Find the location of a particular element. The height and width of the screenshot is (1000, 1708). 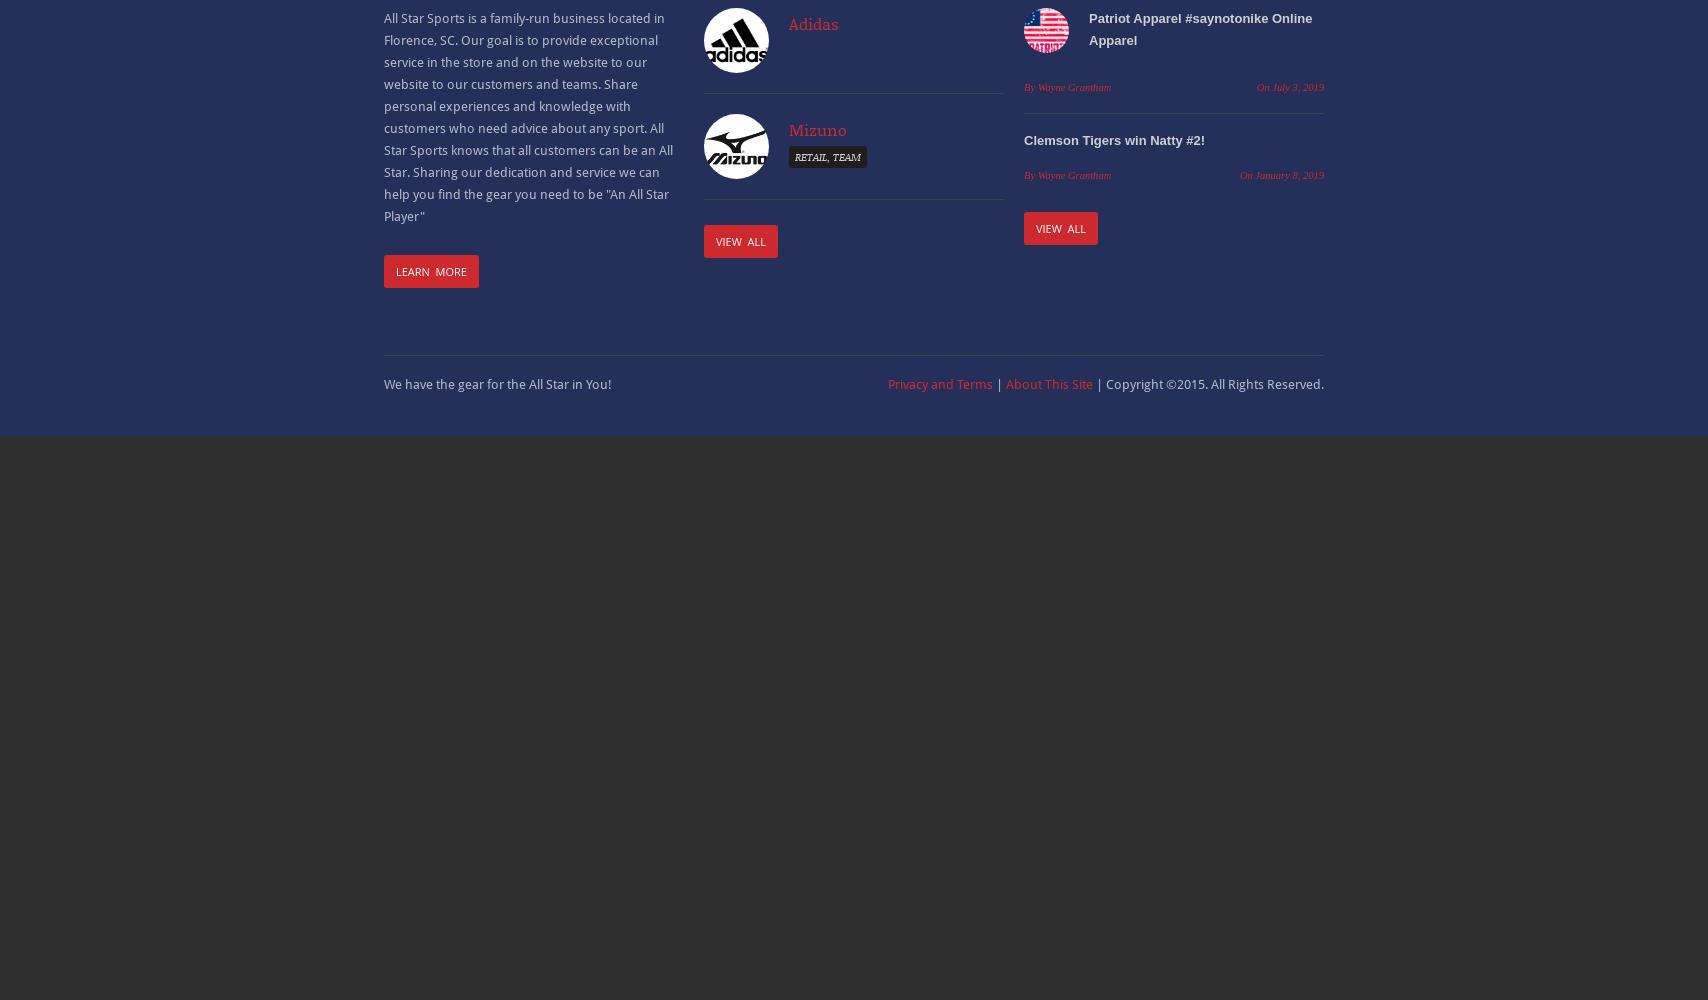

'Mizuno' is located at coordinates (817, 129).